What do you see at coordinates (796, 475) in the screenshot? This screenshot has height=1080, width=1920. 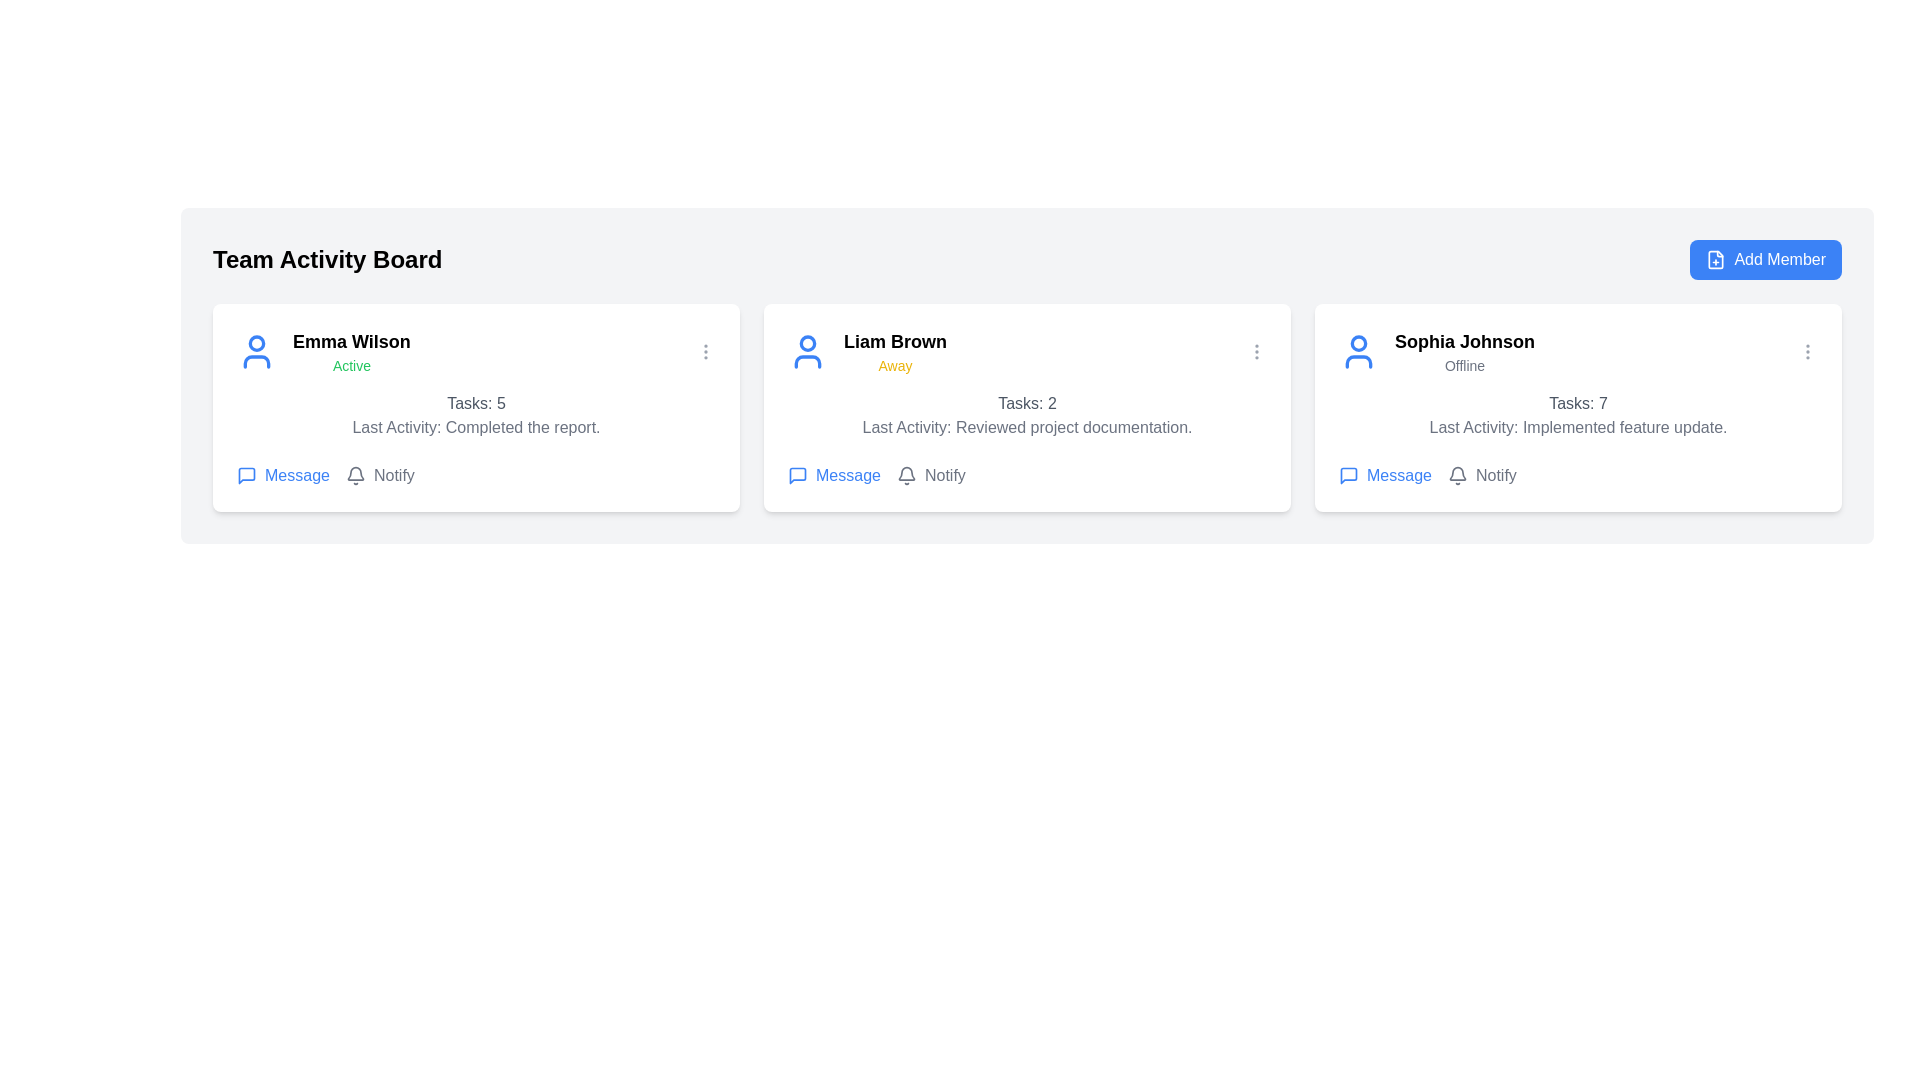 I see `the 'Message' icon (chat bubble style) associated with the second card for 'Liam Brown', located at the bottom-left corner of the card` at bounding box center [796, 475].